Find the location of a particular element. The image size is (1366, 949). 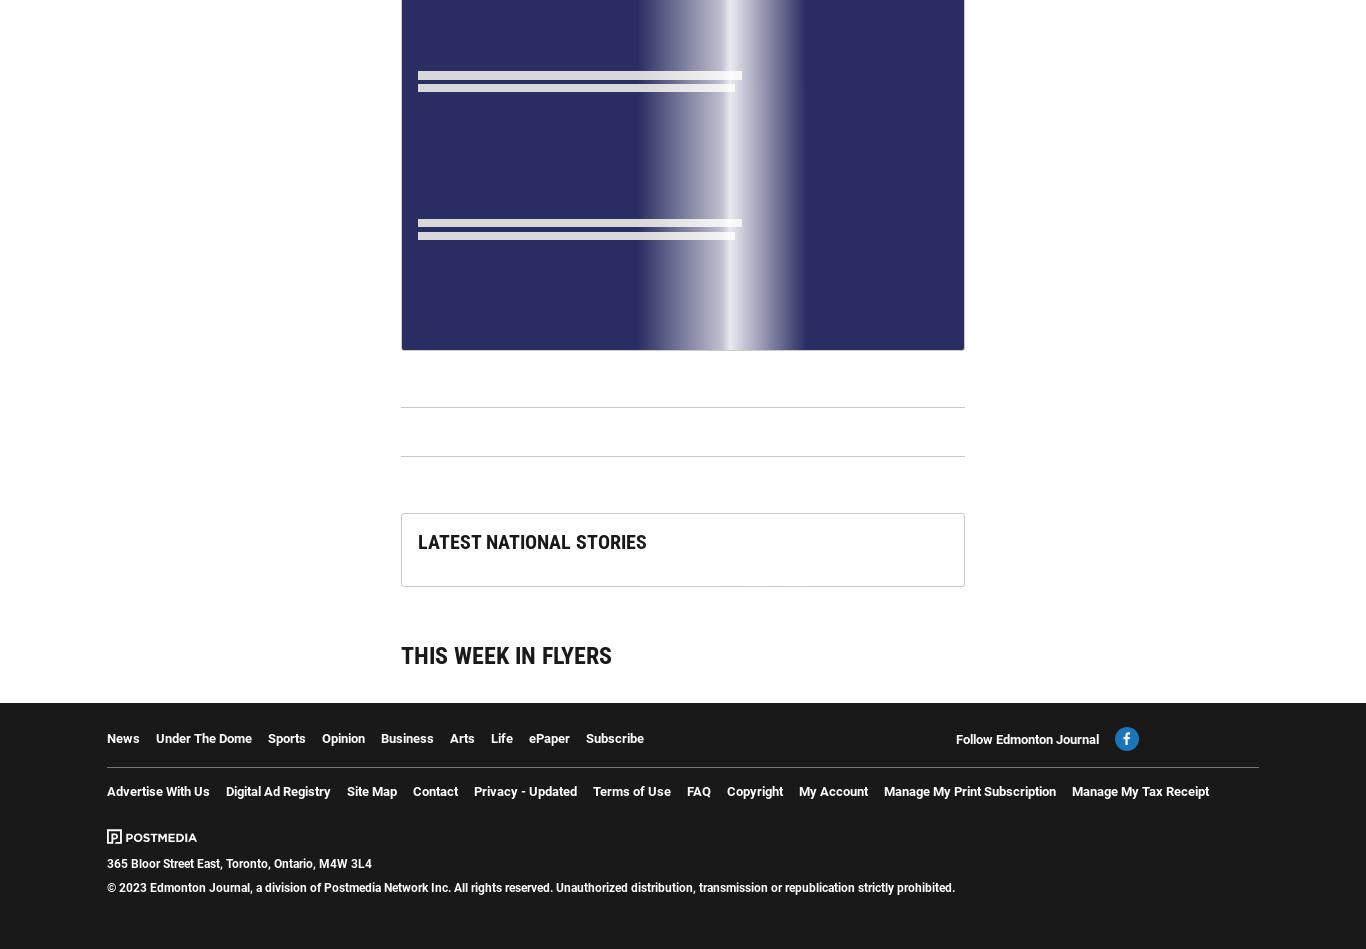

'News' is located at coordinates (122, 737).